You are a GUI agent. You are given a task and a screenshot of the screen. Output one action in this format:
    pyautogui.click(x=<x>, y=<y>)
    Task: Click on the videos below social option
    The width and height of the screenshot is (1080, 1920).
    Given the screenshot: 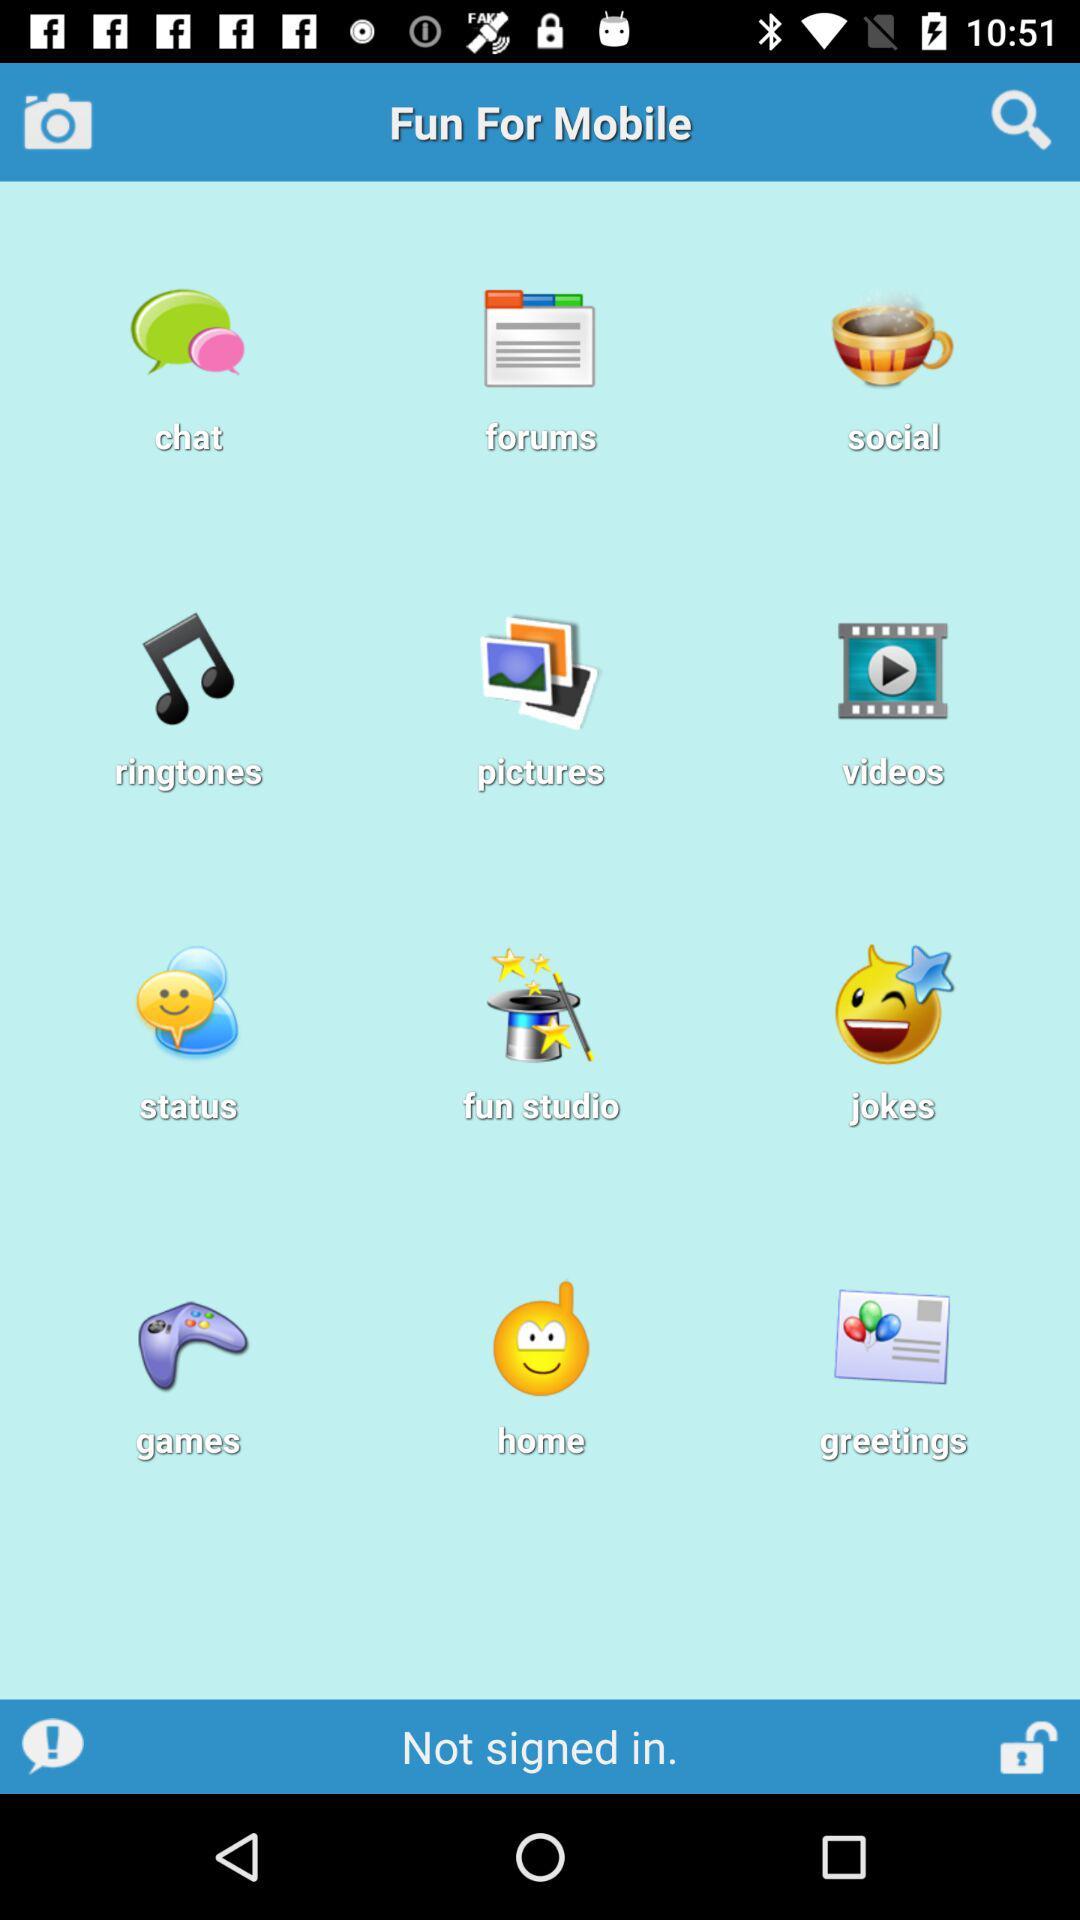 What is the action you would take?
    pyautogui.click(x=891, y=707)
    